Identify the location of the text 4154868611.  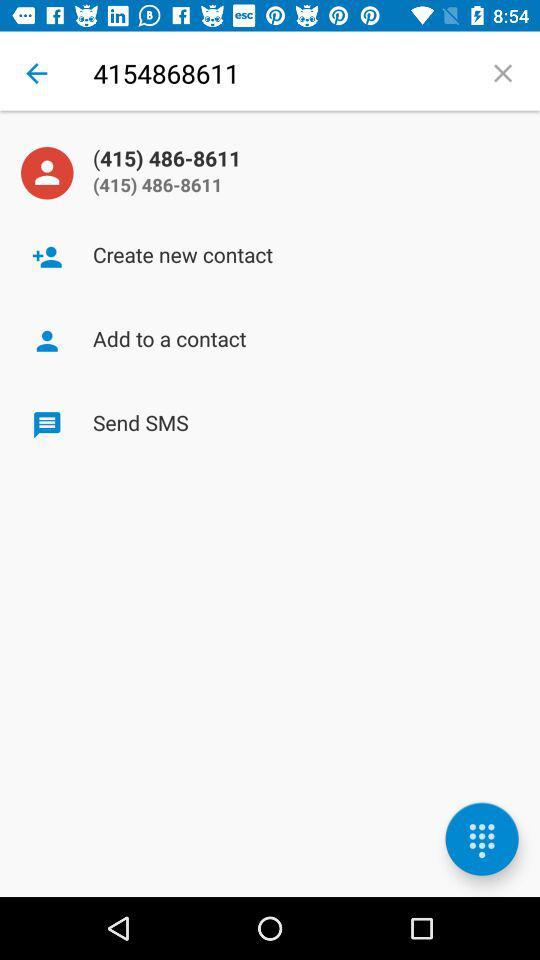
(278, 73).